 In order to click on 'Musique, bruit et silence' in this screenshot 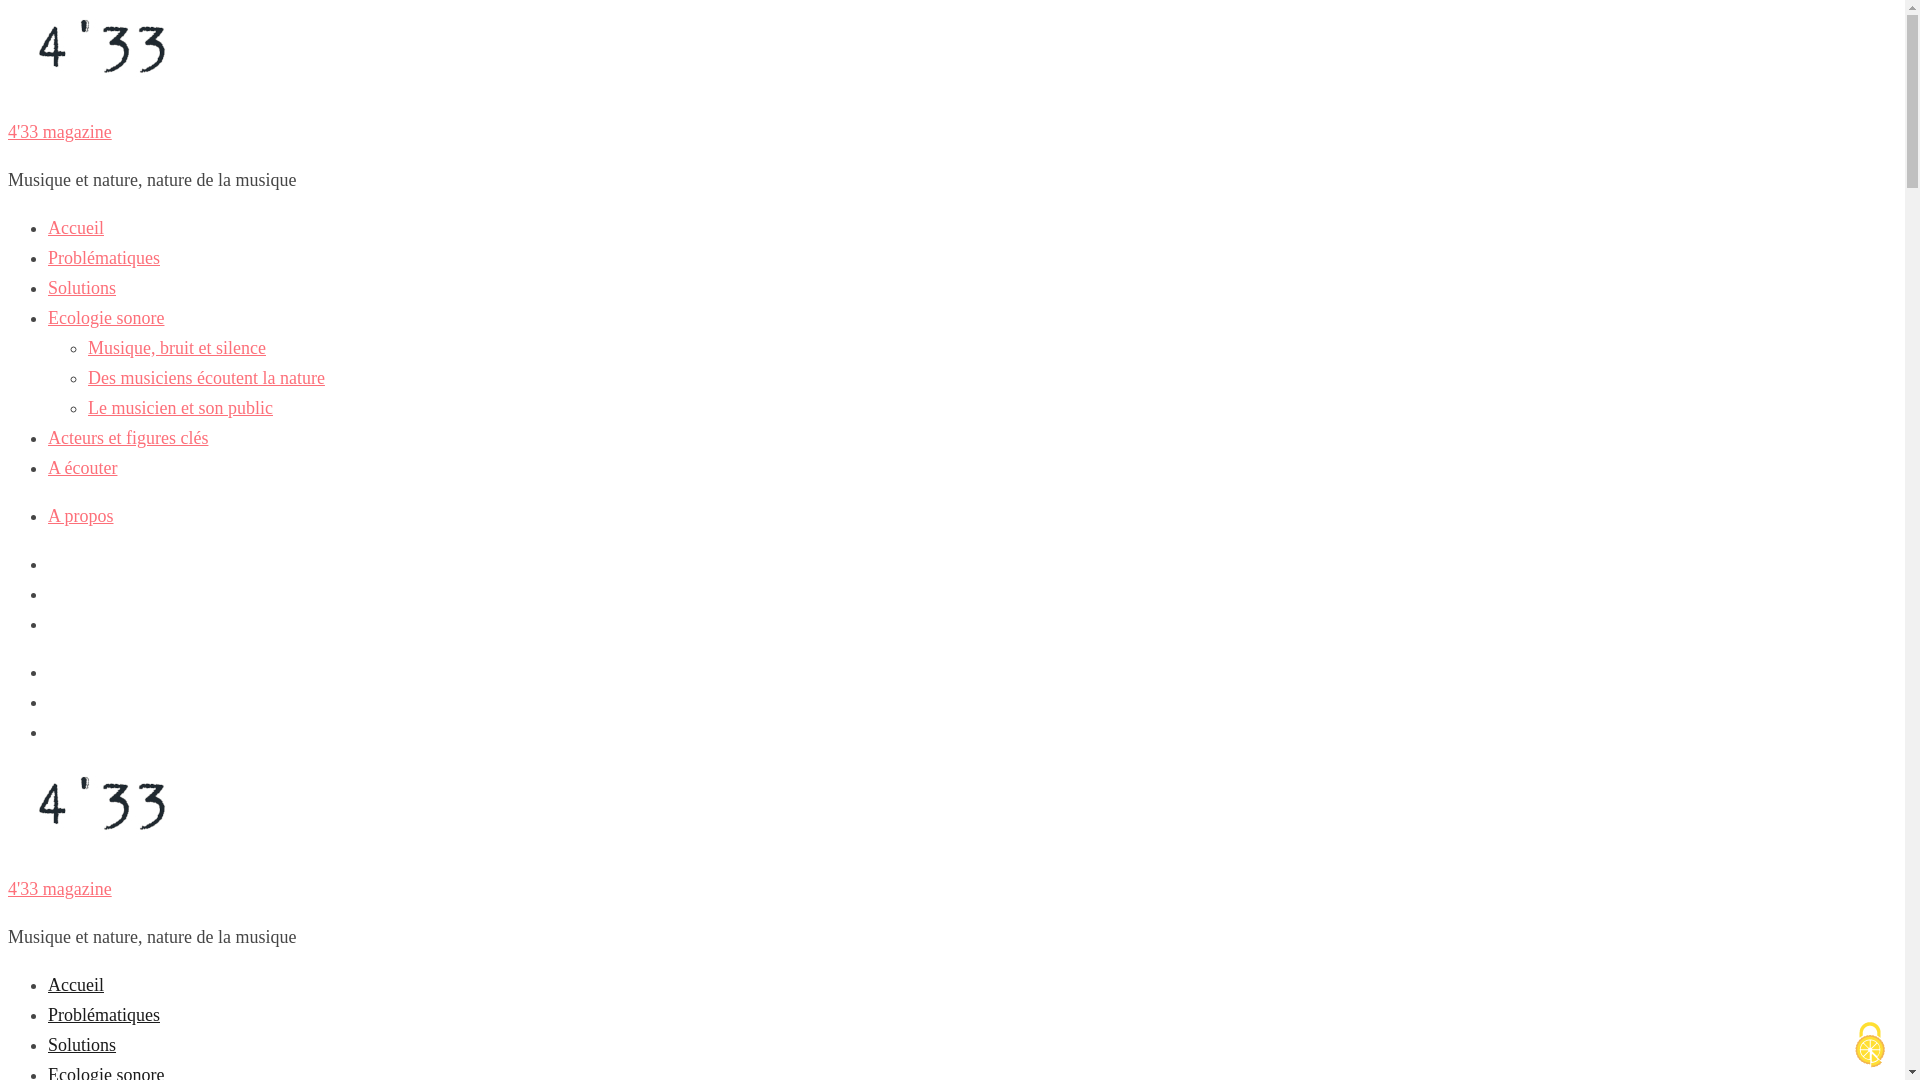, I will do `click(177, 346)`.